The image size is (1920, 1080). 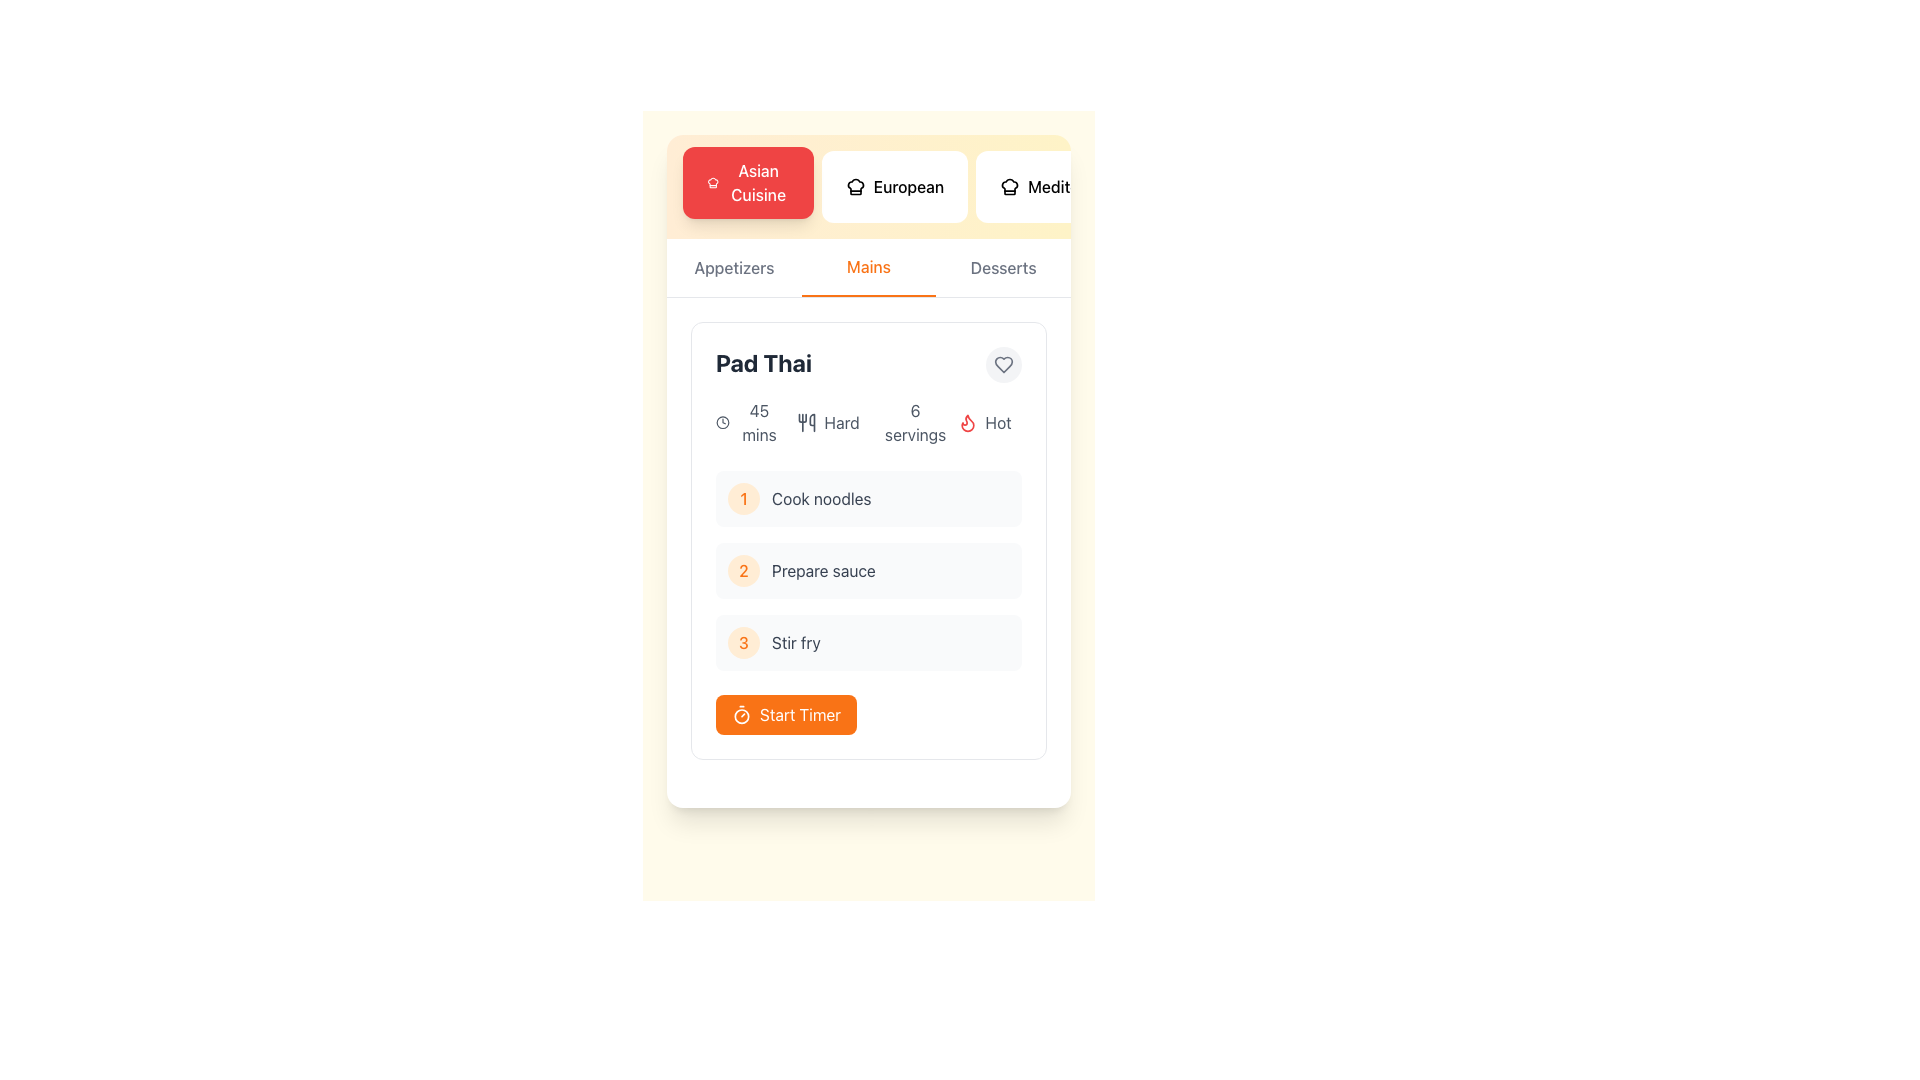 I want to click on the static text indicating the first step in the recipe preparation process, which instructs to 'Cook noodles', located next to the yellow circular marker labeled '1', so click(x=821, y=497).